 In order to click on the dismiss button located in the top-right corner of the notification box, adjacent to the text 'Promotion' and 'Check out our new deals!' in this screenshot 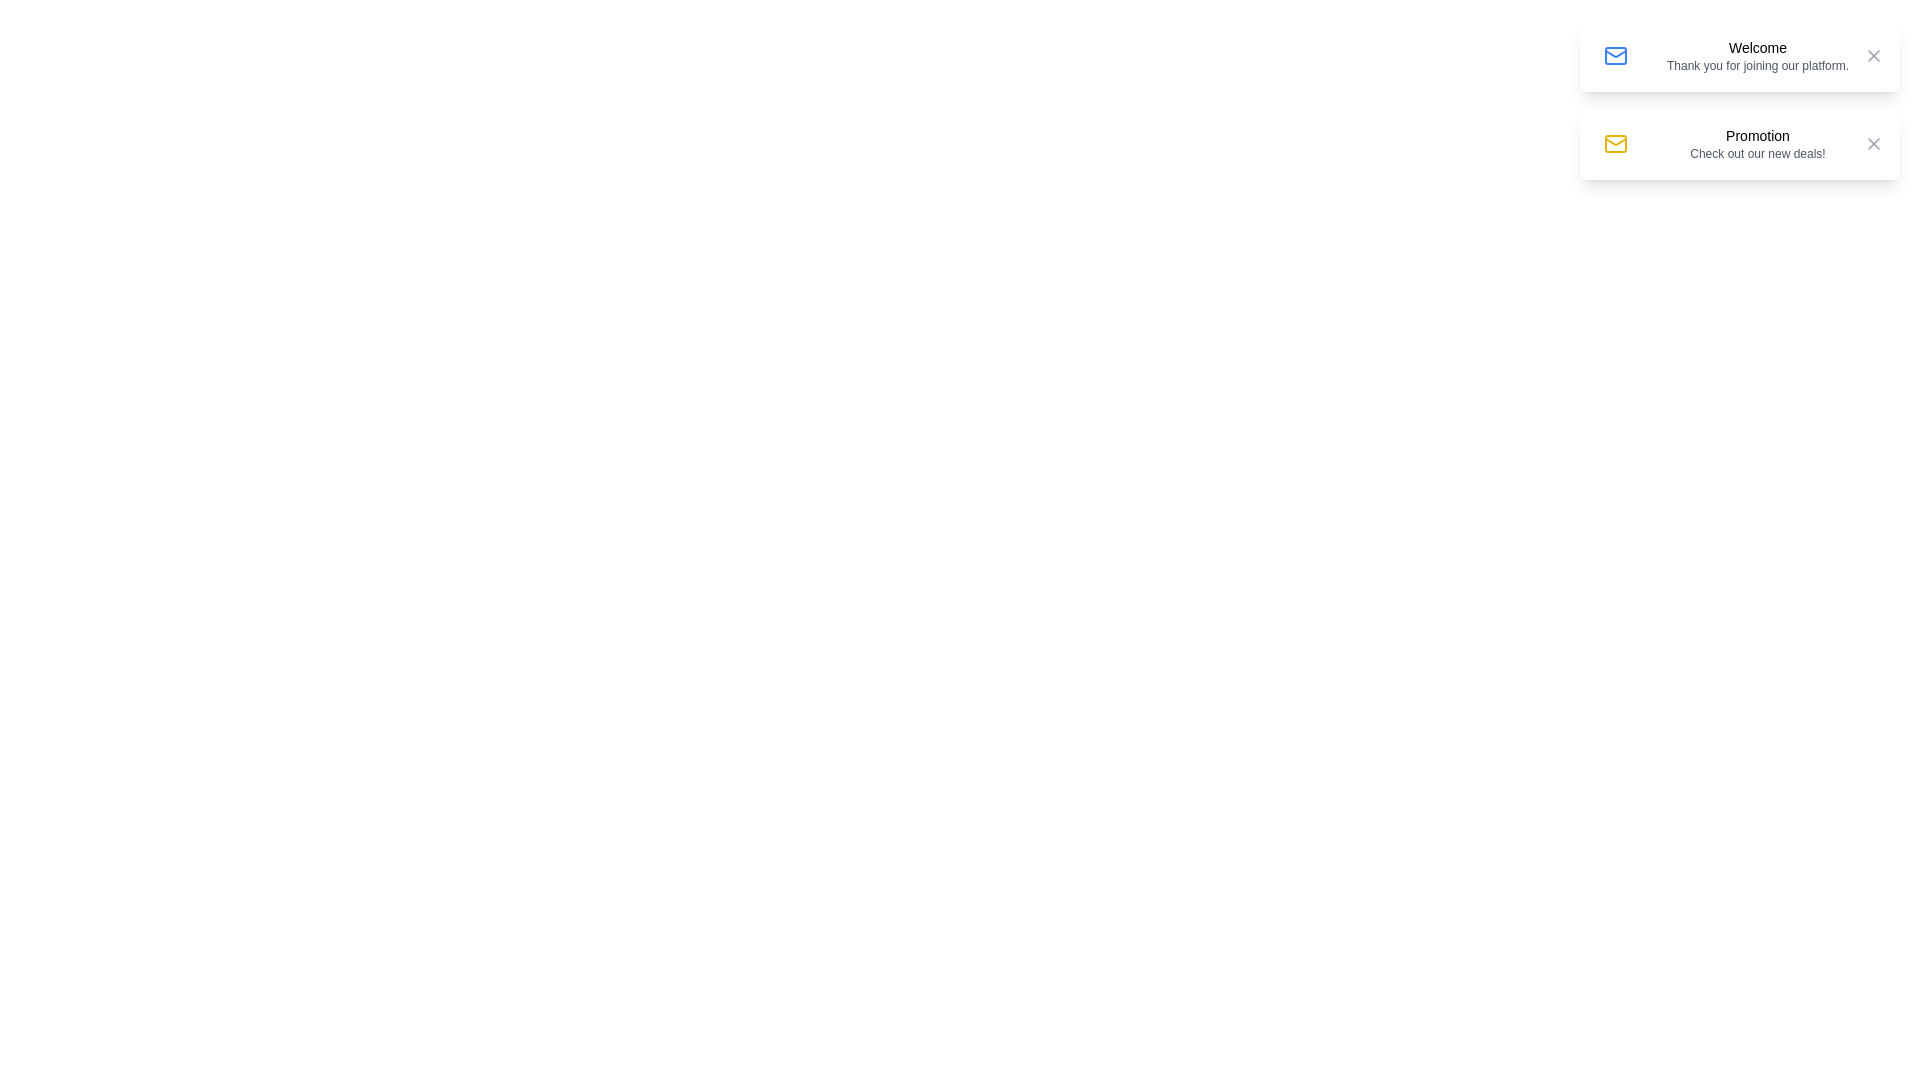, I will do `click(1872, 142)`.